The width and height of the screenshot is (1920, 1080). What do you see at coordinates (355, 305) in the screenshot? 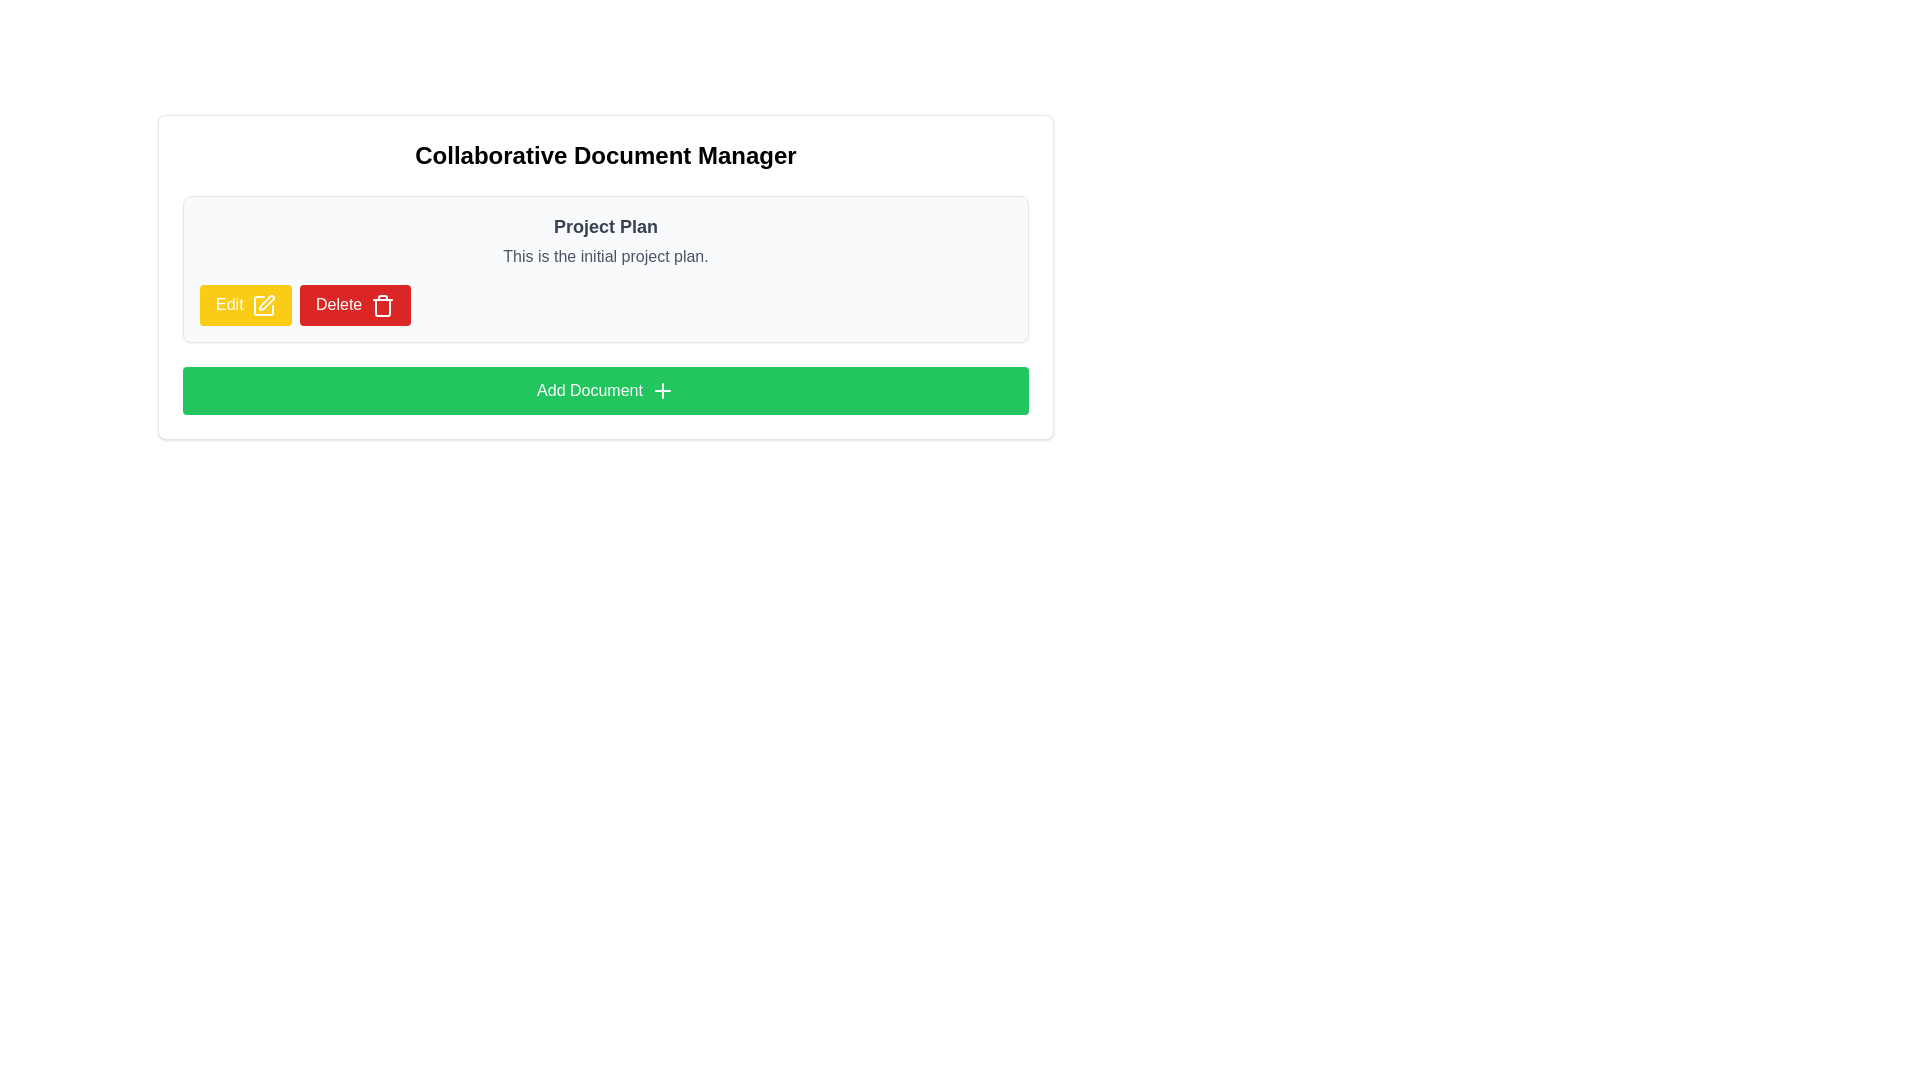
I see `the red 'Delete' button with rounded edges, labeled in white text, located to the right of the 'Edit' button under the 'Project Plan' card` at bounding box center [355, 305].